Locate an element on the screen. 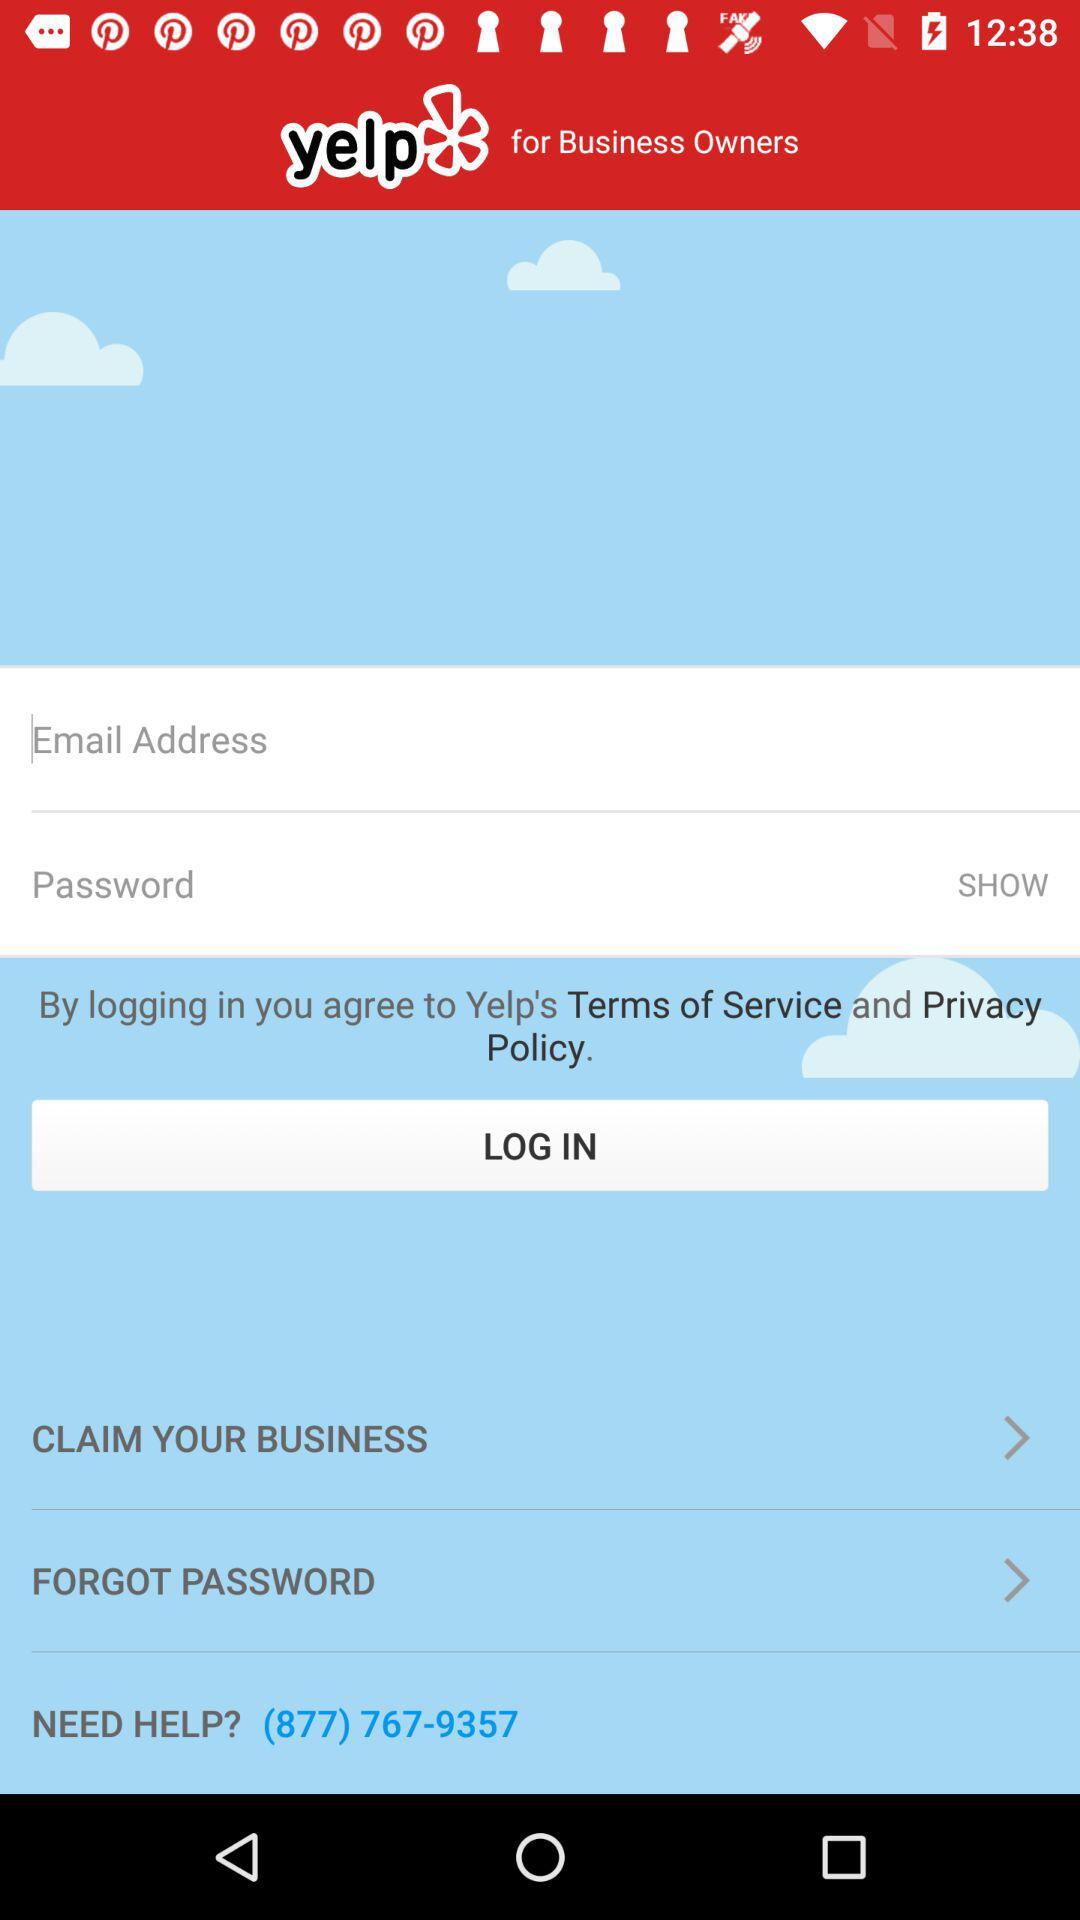 The image size is (1080, 1920). by logging in item is located at coordinates (540, 1024).